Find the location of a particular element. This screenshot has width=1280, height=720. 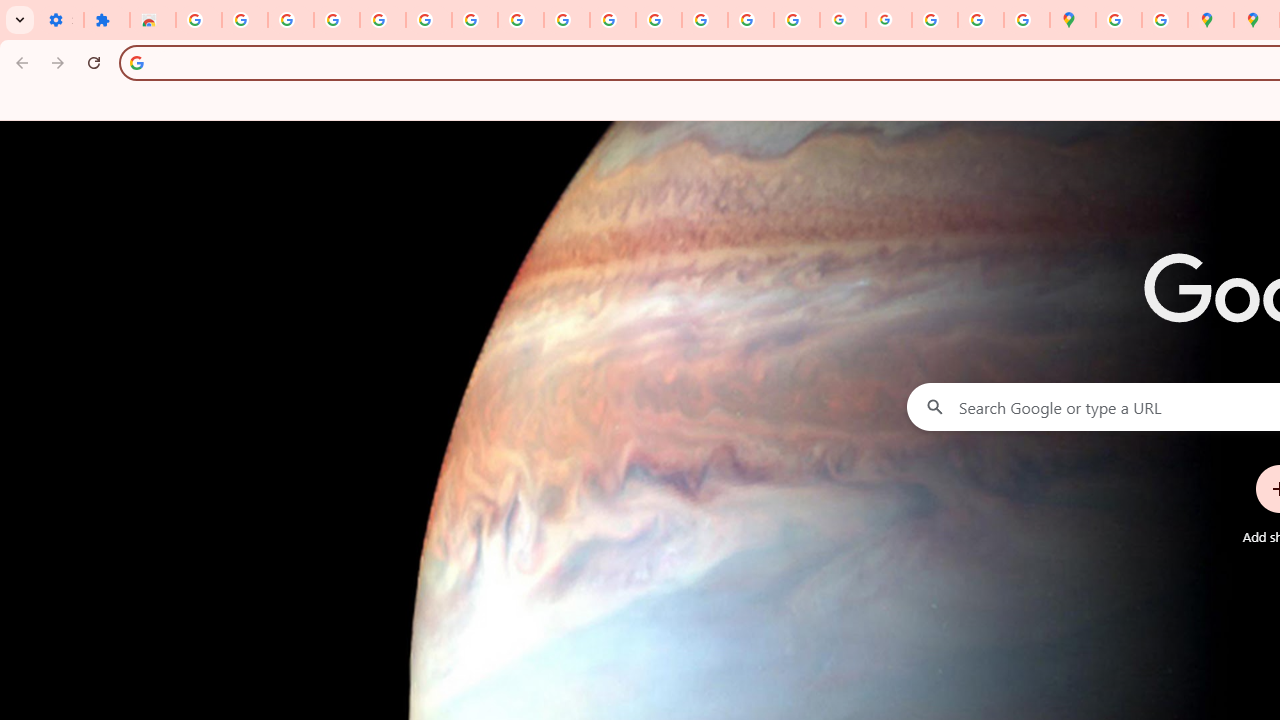

'Settings - On startup' is located at coordinates (60, 20).